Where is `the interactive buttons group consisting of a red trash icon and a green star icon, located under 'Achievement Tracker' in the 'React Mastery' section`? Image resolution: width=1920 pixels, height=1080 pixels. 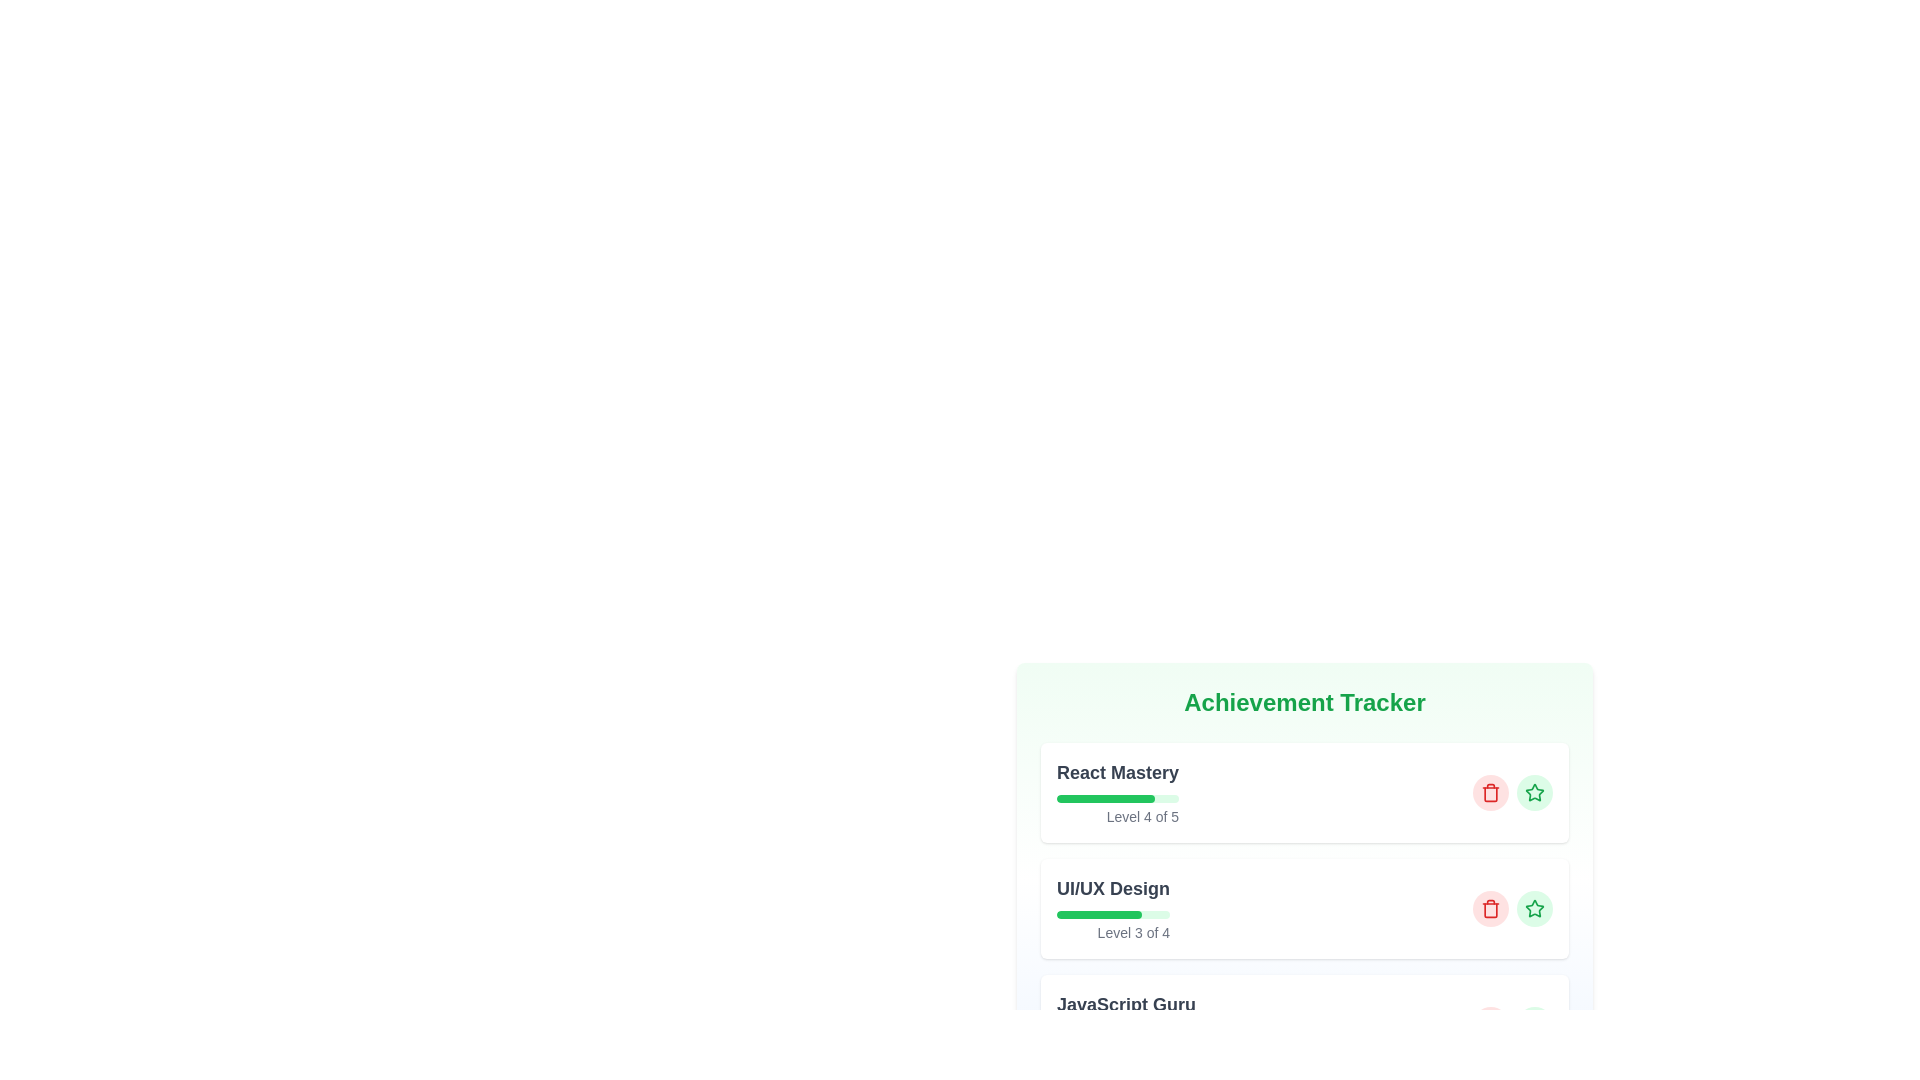 the interactive buttons group consisting of a red trash icon and a green star icon, located under 'Achievement Tracker' in the 'React Mastery' section is located at coordinates (1512, 792).